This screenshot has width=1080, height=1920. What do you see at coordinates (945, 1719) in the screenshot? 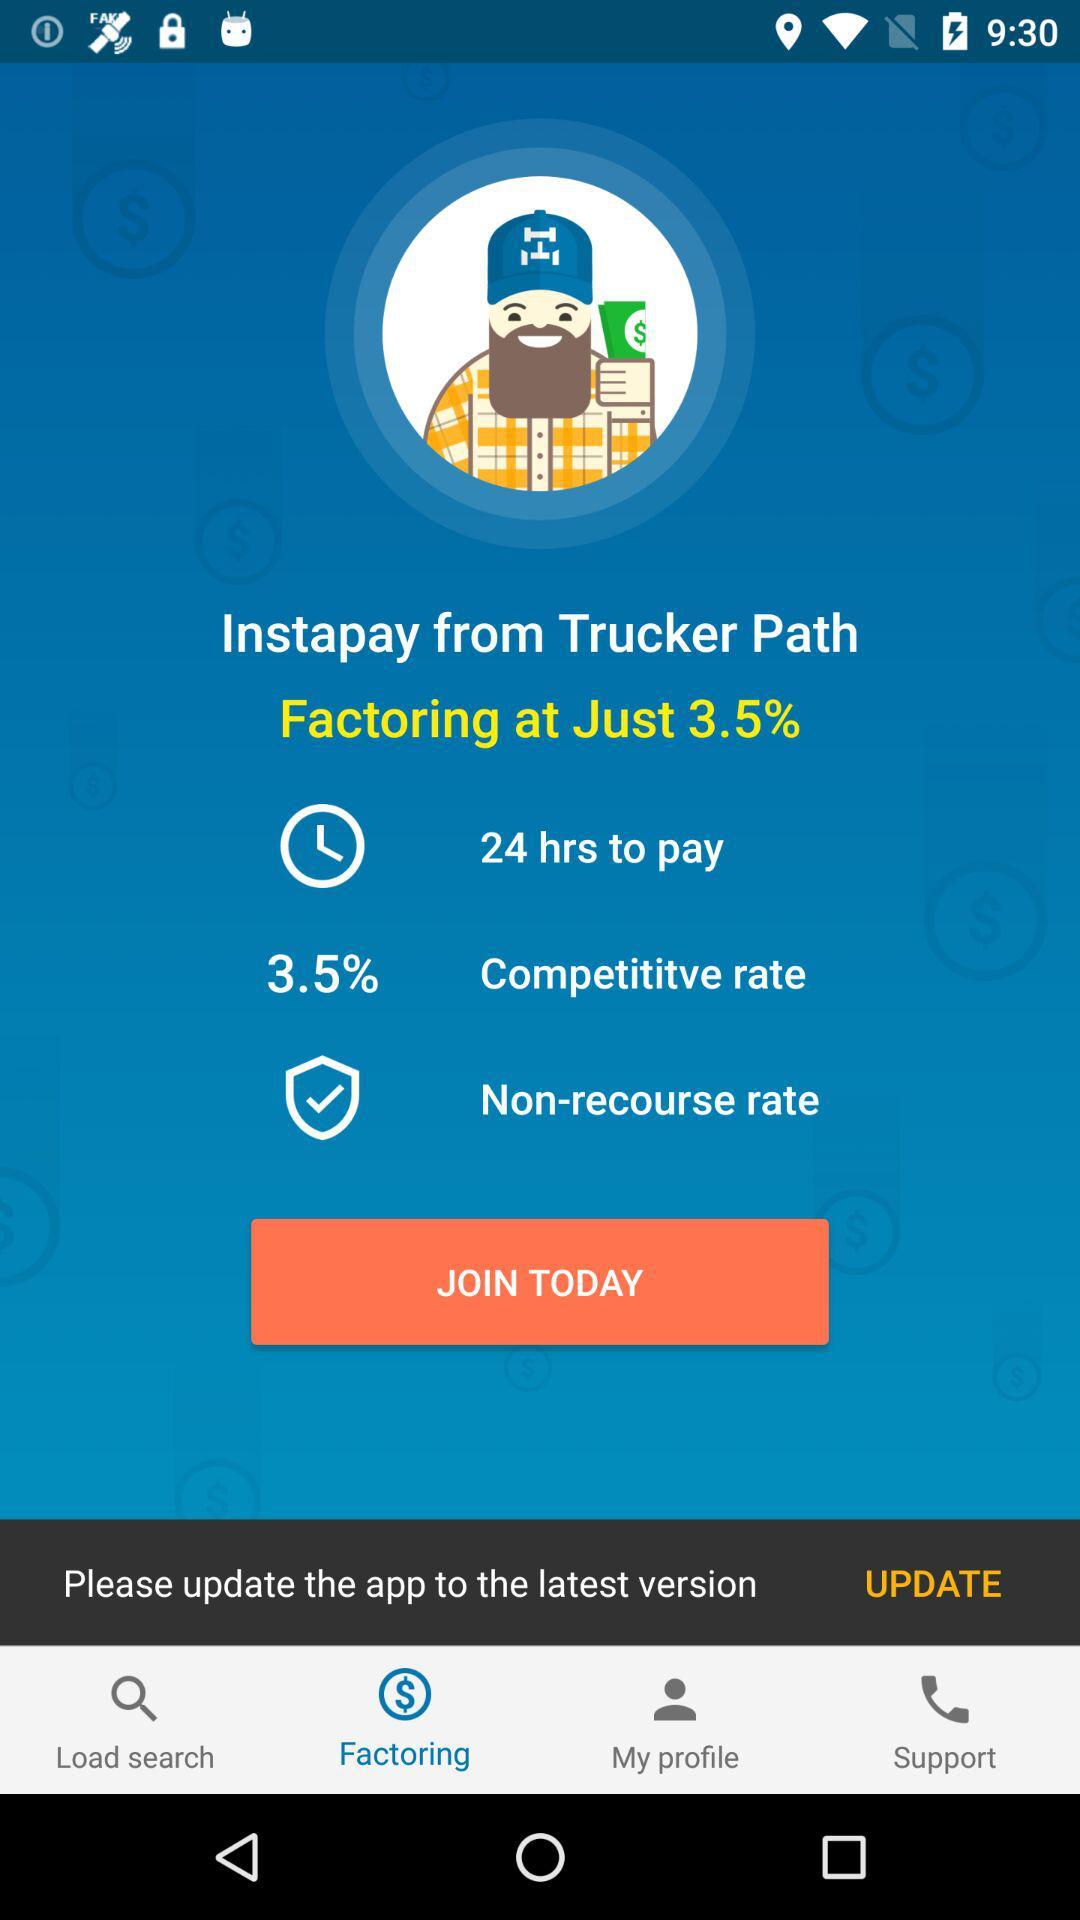
I see `item next to the my profile icon` at bounding box center [945, 1719].